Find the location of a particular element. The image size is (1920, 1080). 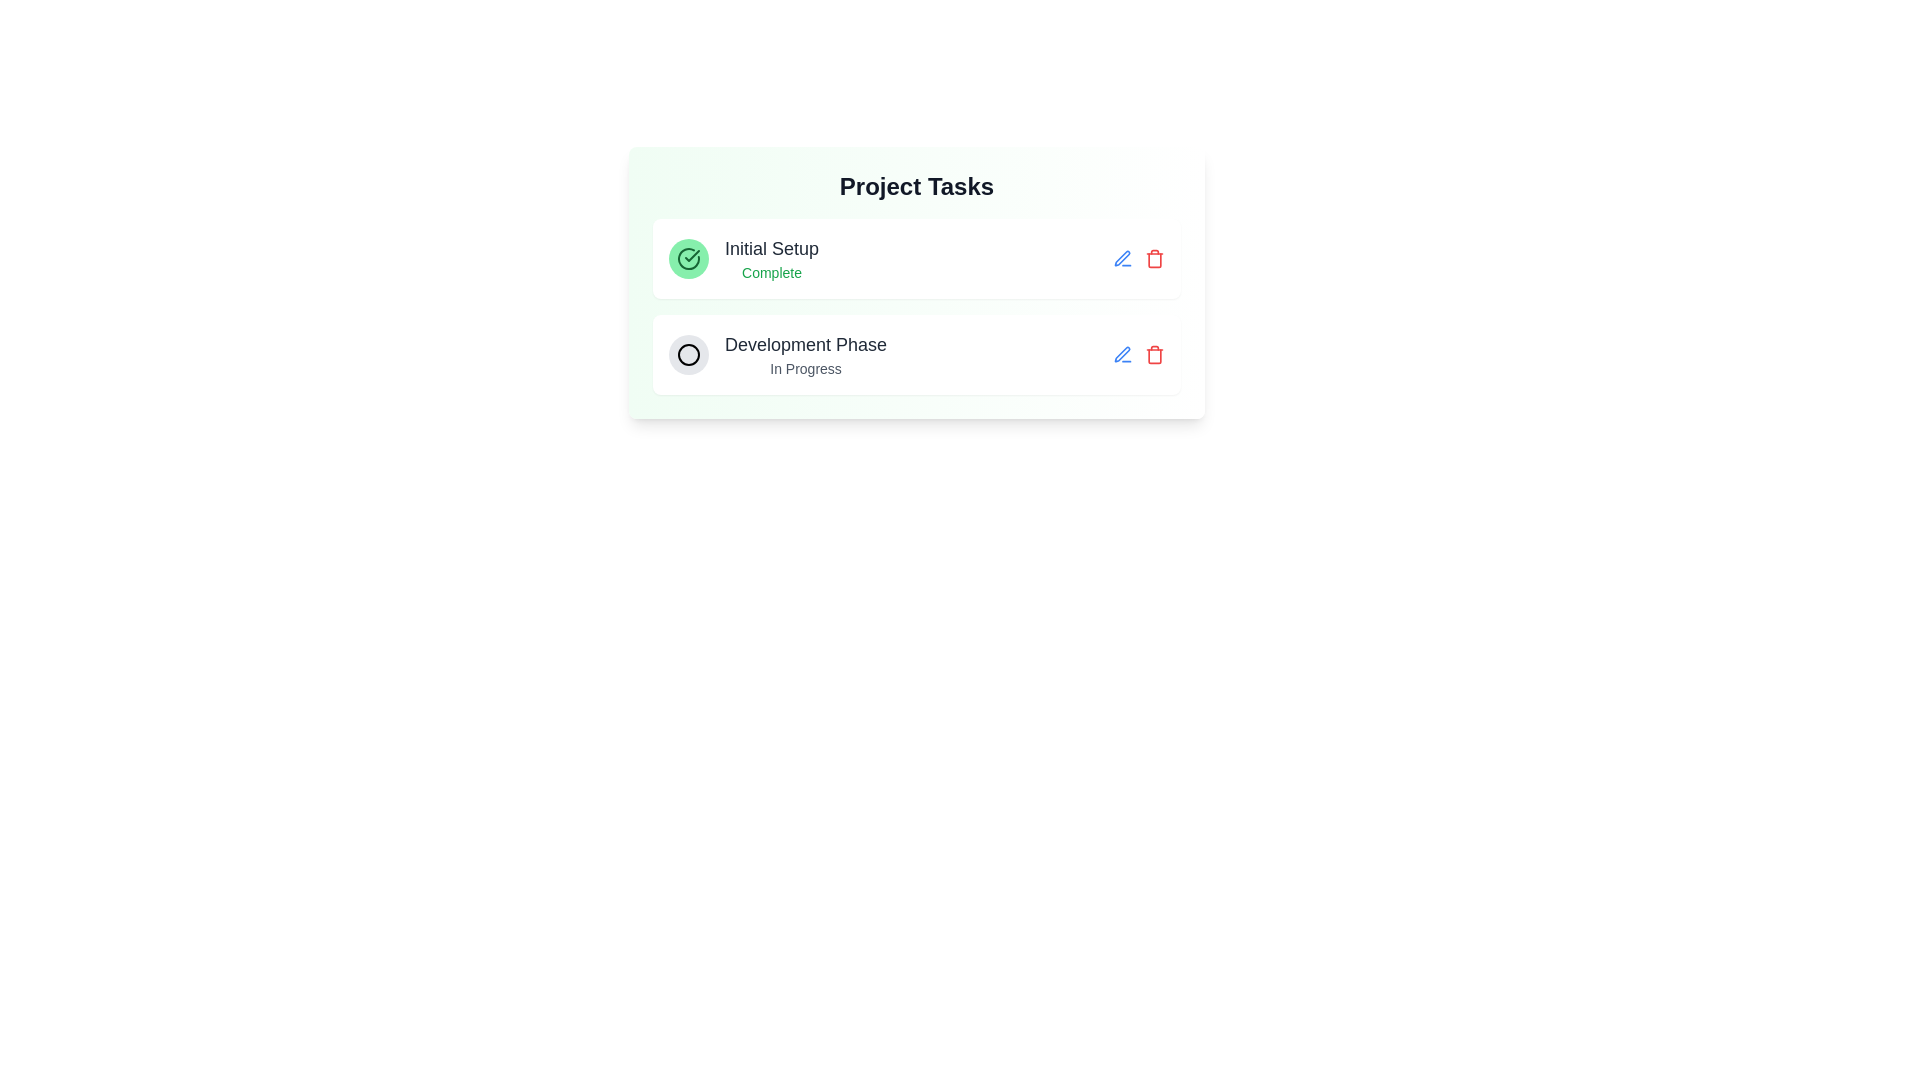

the text label displaying 'In Progress' which is located below the bold title 'Development Phase' within the task management interface is located at coordinates (806, 369).